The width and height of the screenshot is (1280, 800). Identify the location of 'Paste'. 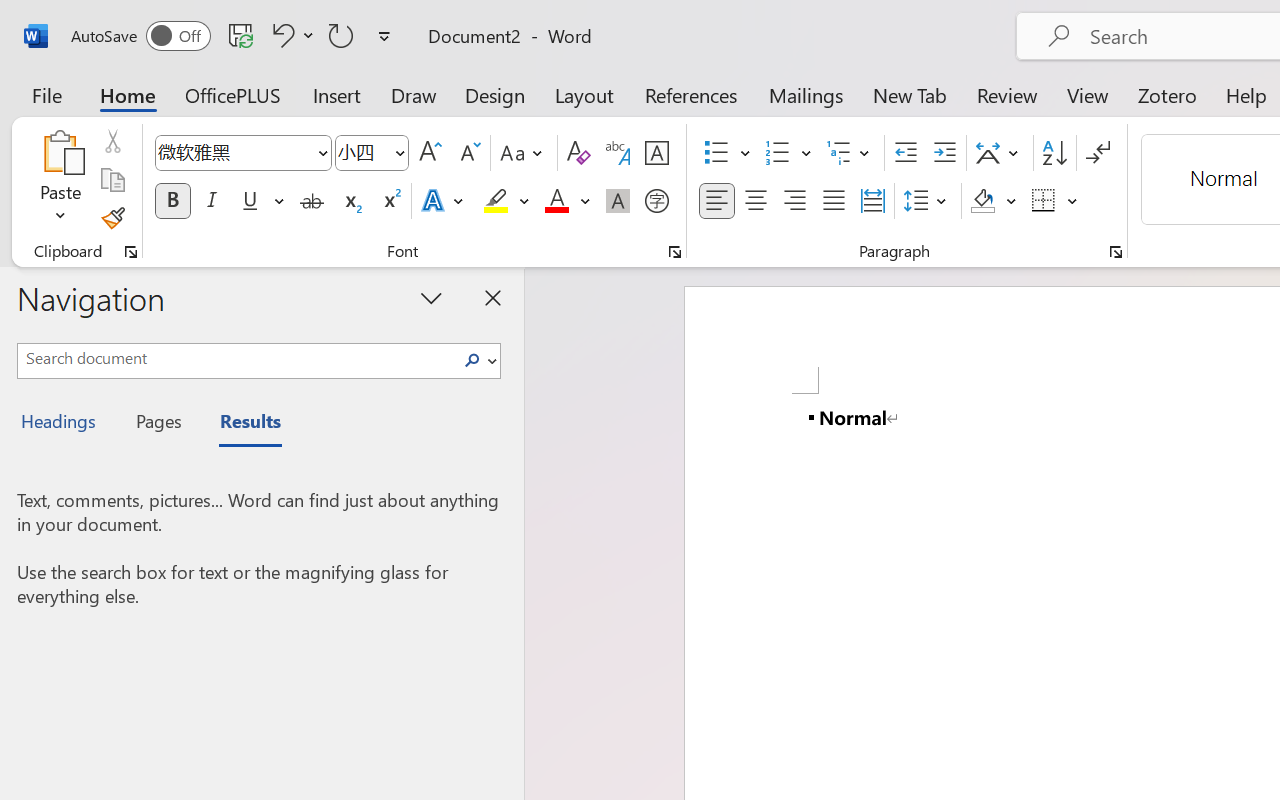
(60, 179).